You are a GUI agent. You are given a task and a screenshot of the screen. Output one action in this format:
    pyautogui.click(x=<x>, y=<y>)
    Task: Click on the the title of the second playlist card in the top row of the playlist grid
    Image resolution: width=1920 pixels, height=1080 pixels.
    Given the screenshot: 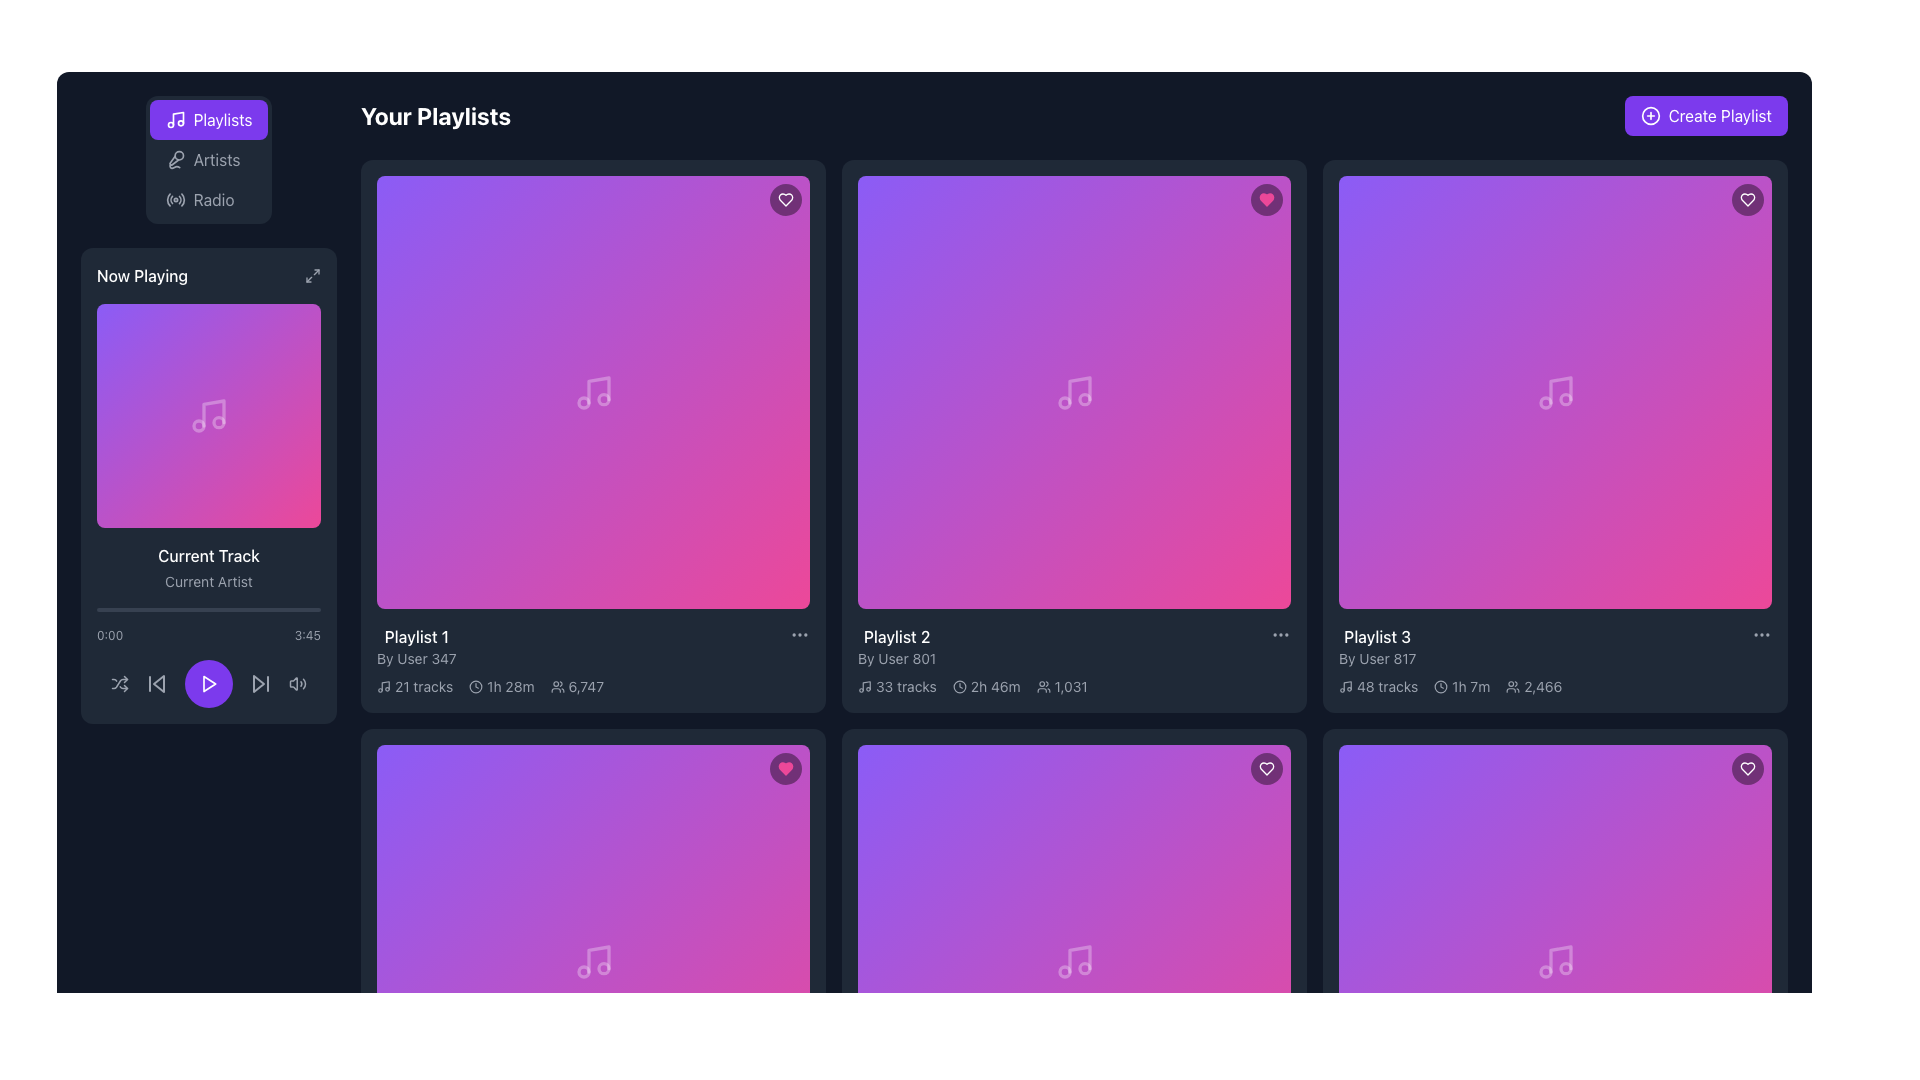 What is the action you would take?
    pyautogui.click(x=896, y=636)
    